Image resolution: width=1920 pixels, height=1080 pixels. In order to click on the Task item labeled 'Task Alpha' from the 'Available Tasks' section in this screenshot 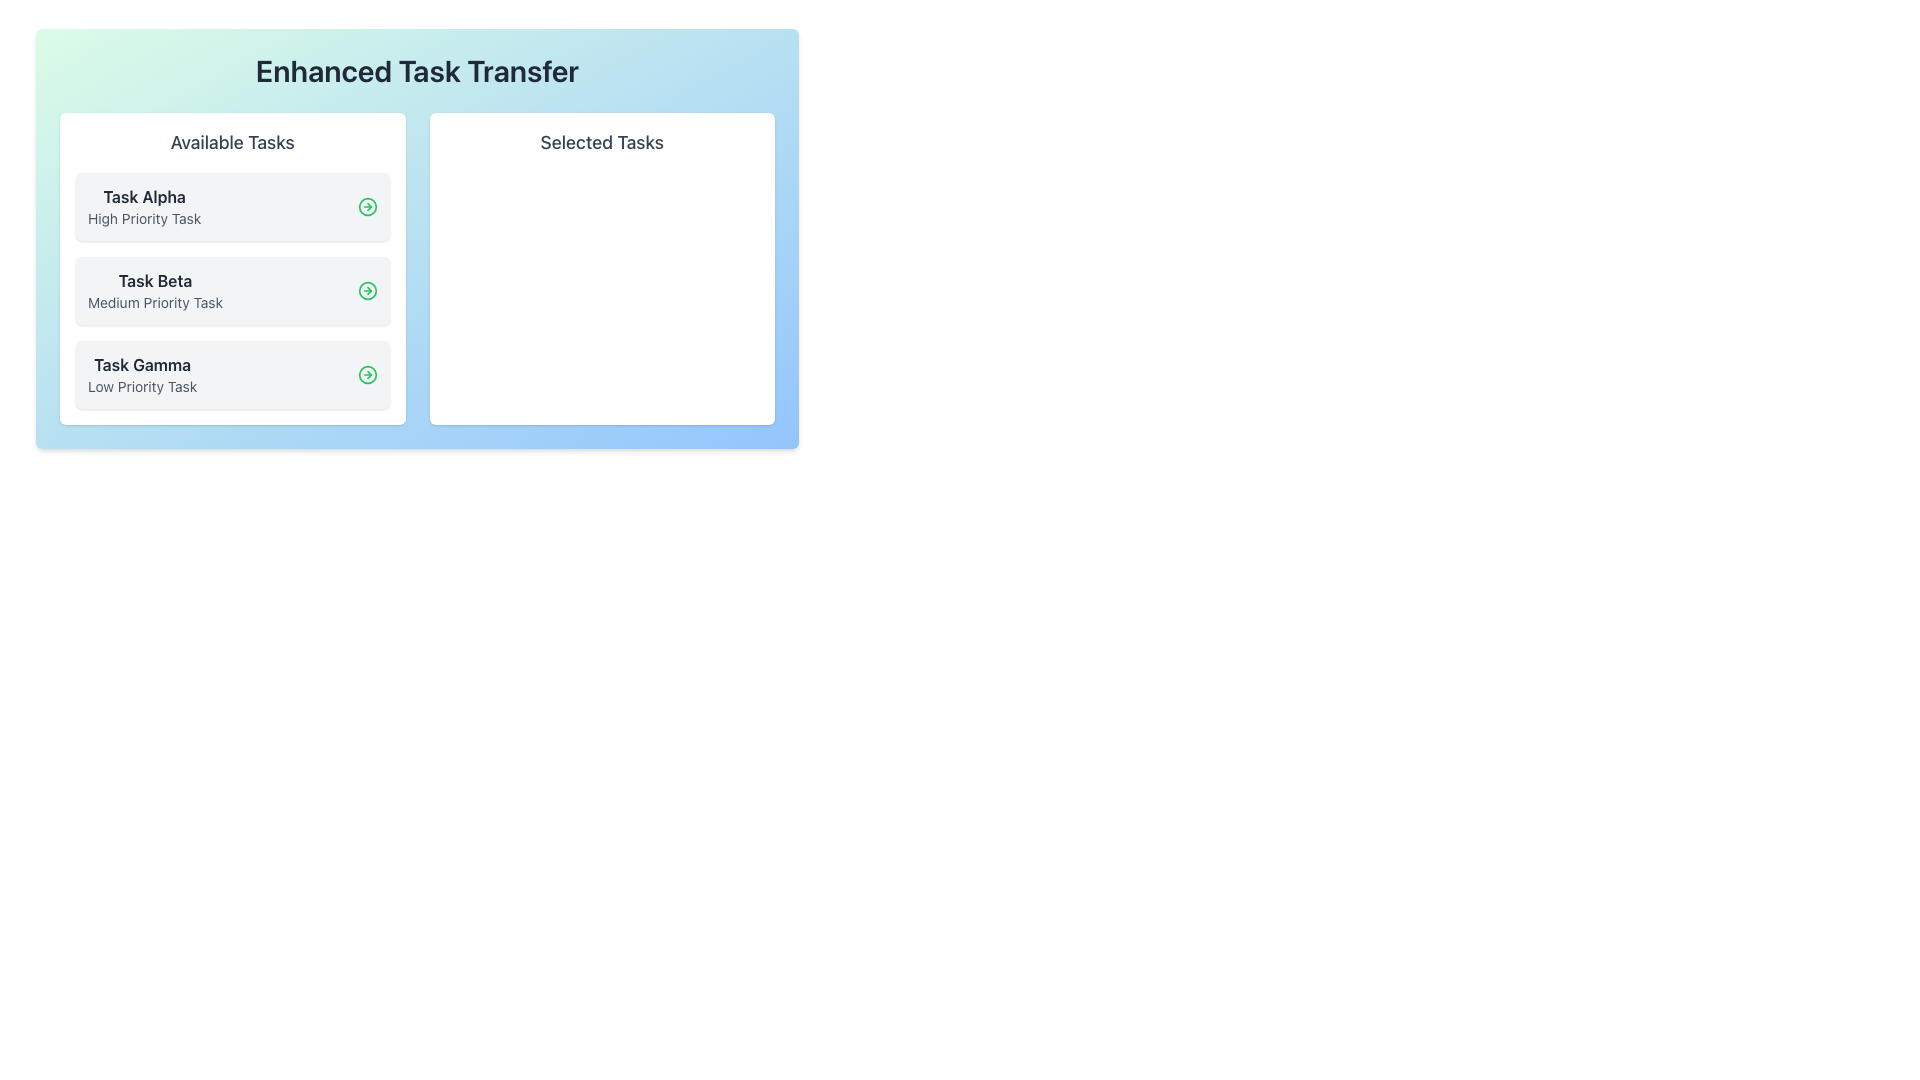, I will do `click(232, 207)`.